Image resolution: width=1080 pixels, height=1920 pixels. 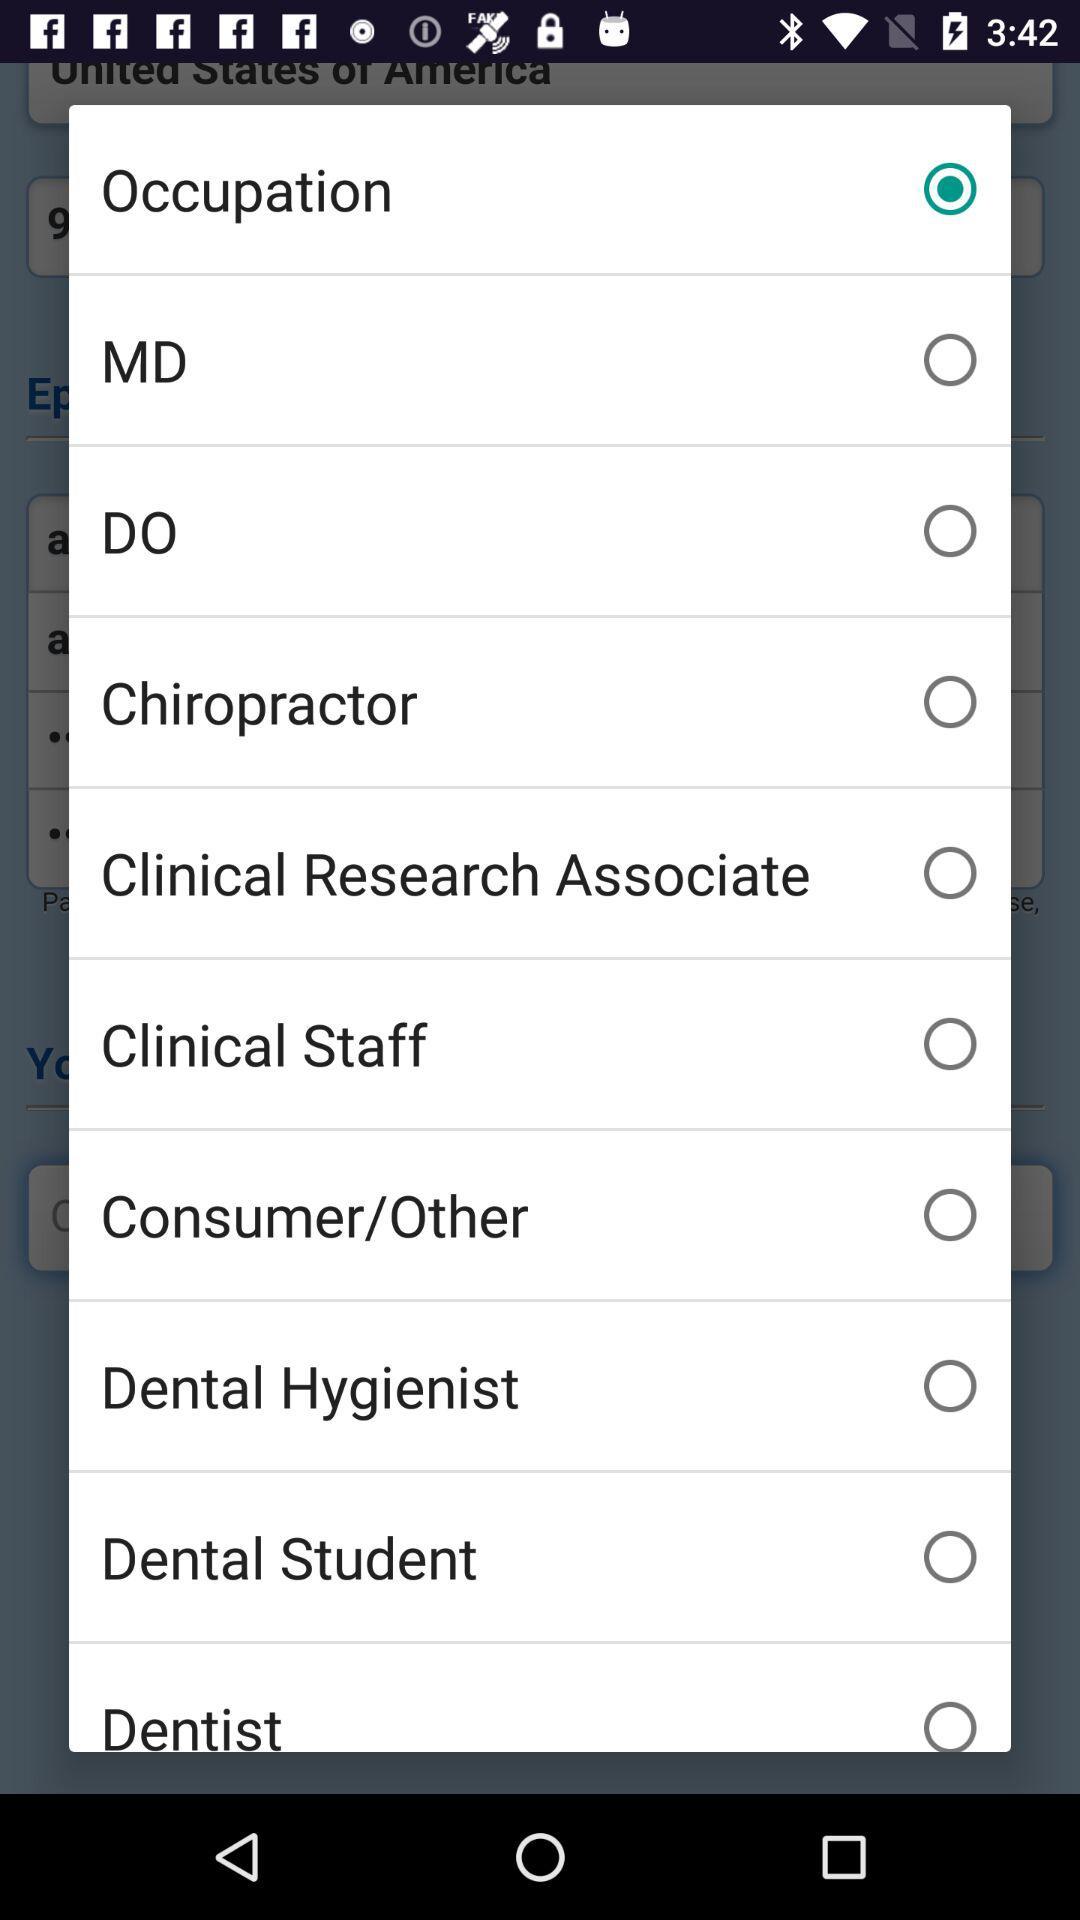 What do you see at coordinates (540, 188) in the screenshot?
I see `the occupation` at bounding box center [540, 188].